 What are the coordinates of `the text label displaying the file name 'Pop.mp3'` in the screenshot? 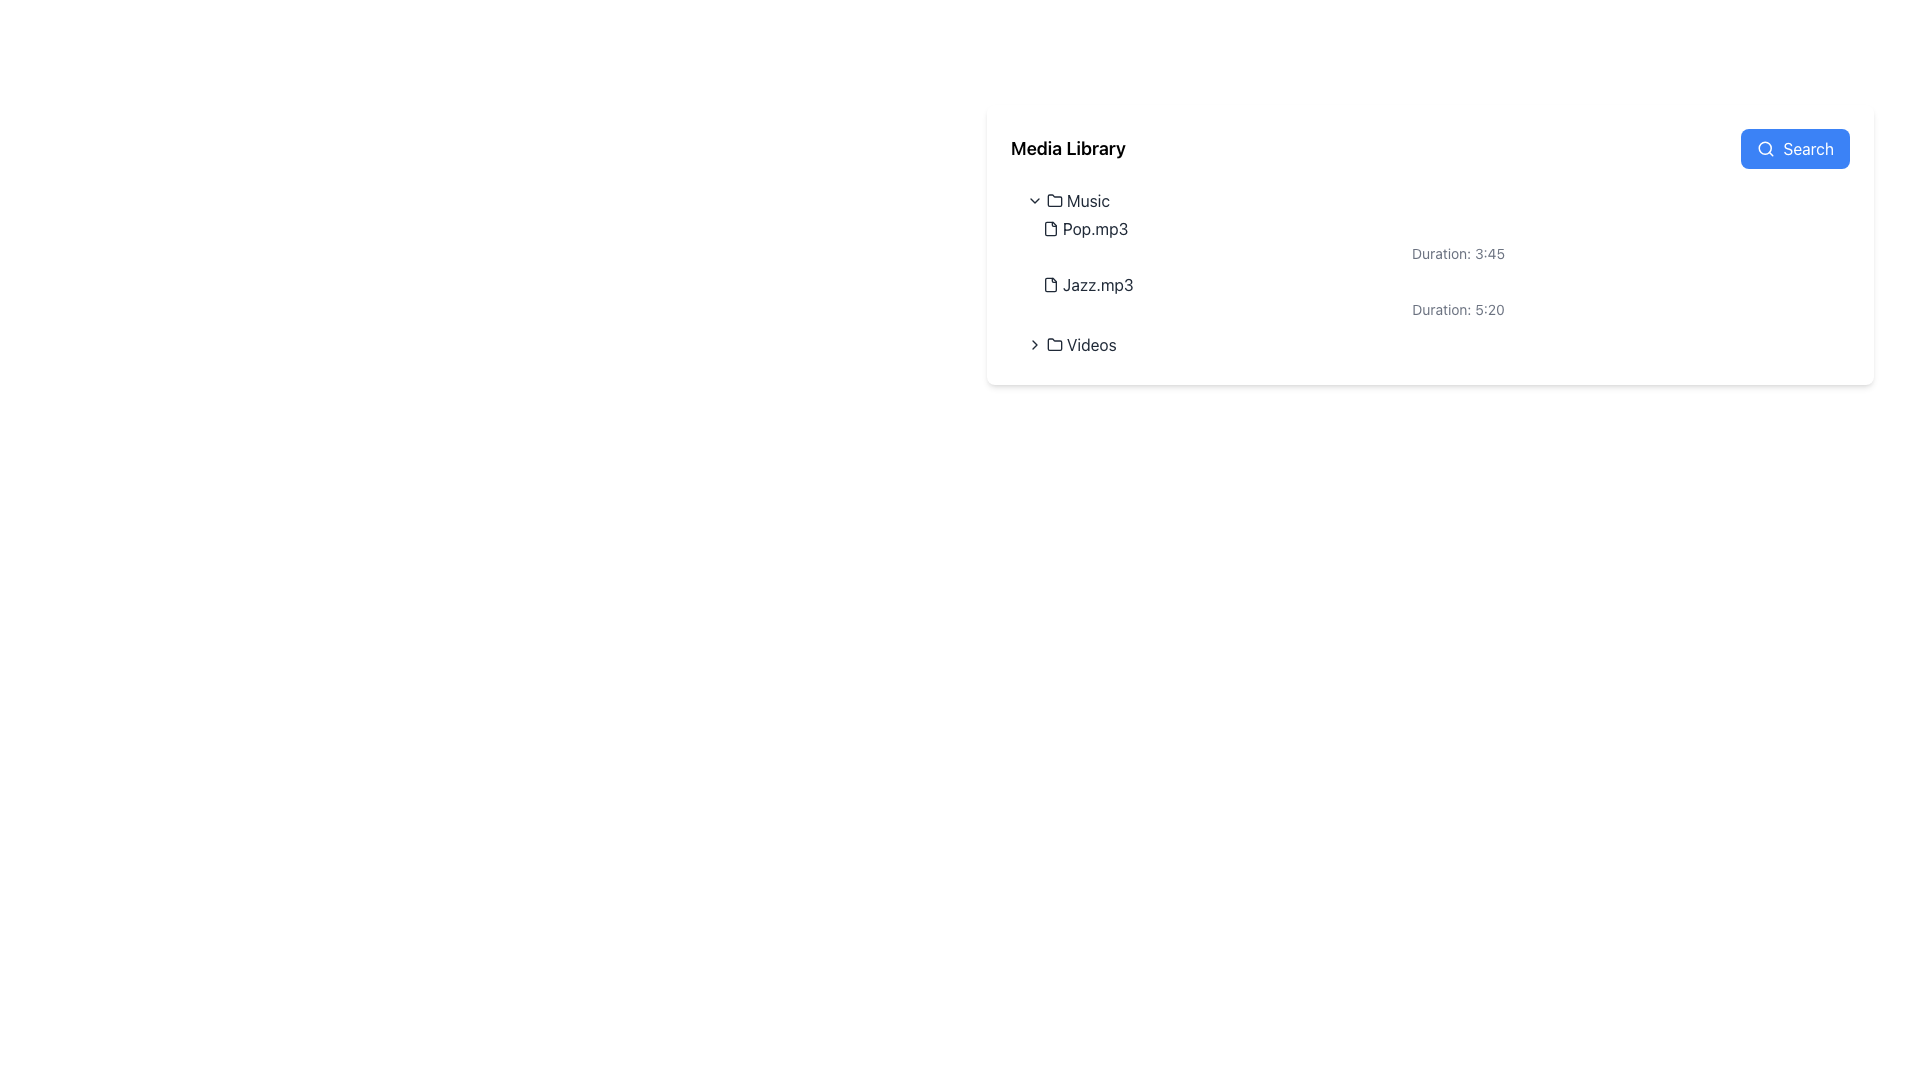 It's located at (1094, 227).